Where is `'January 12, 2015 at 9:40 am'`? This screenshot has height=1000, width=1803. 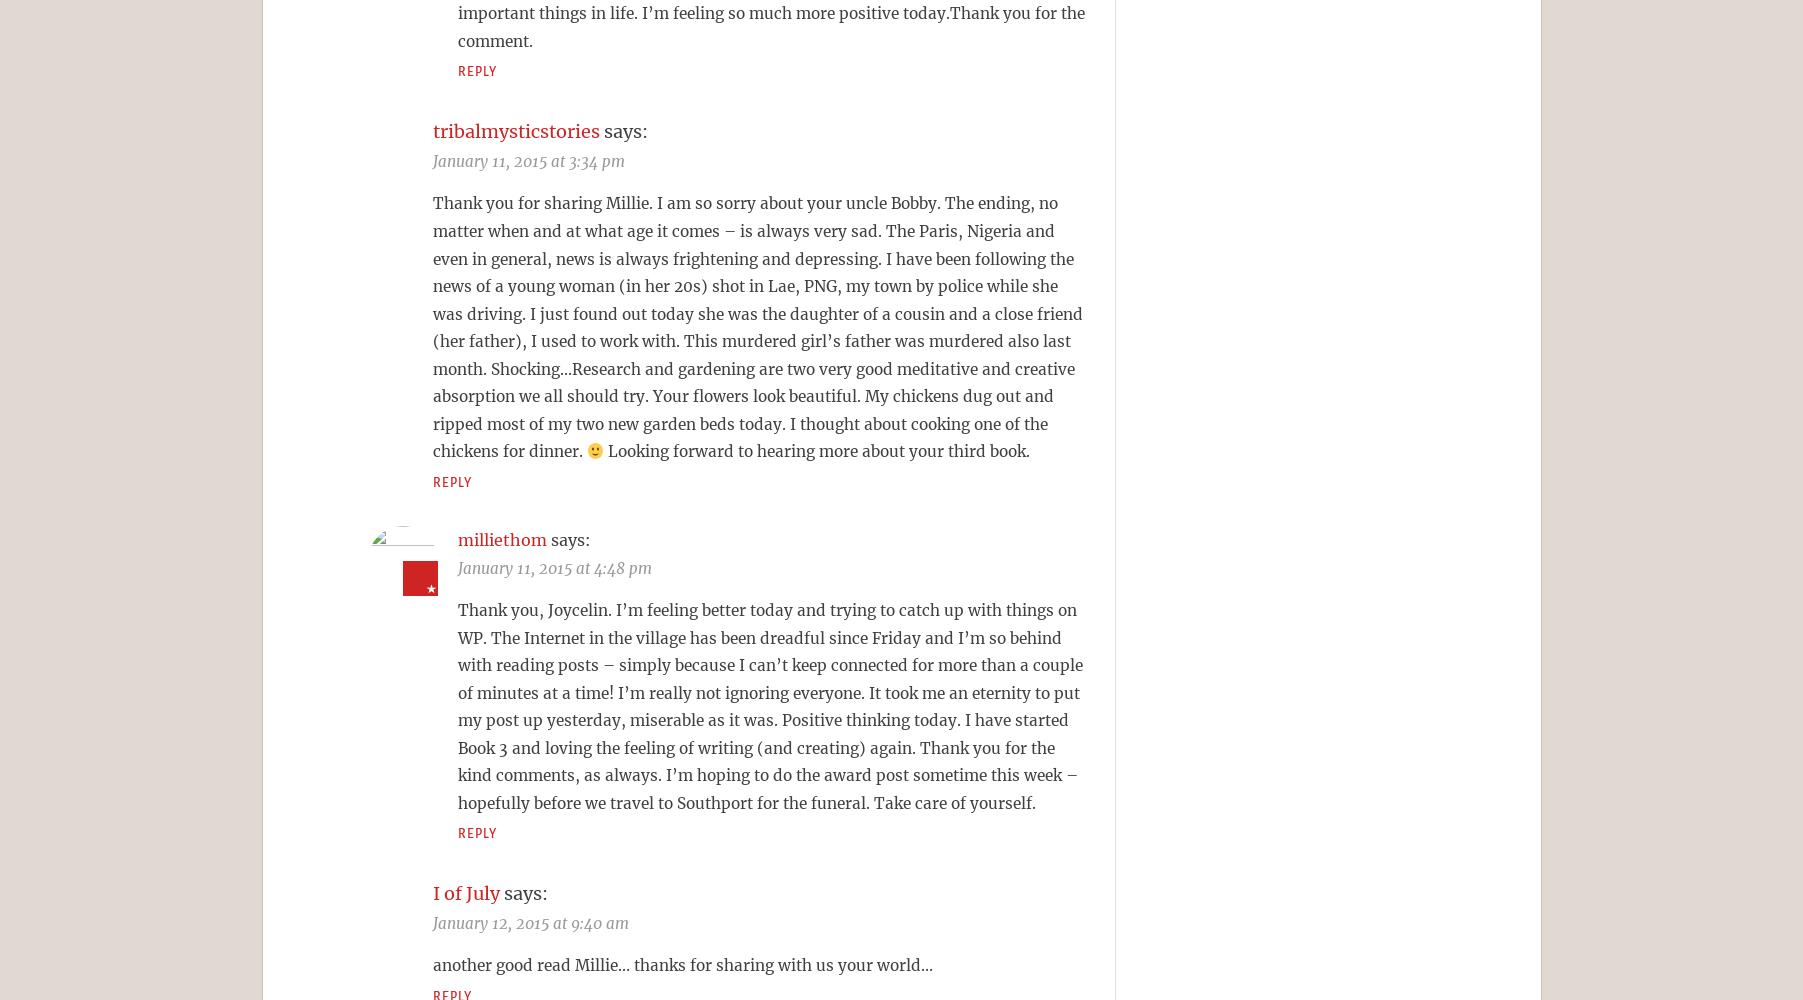 'January 12, 2015 at 9:40 am' is located at coordinates (529, 923).